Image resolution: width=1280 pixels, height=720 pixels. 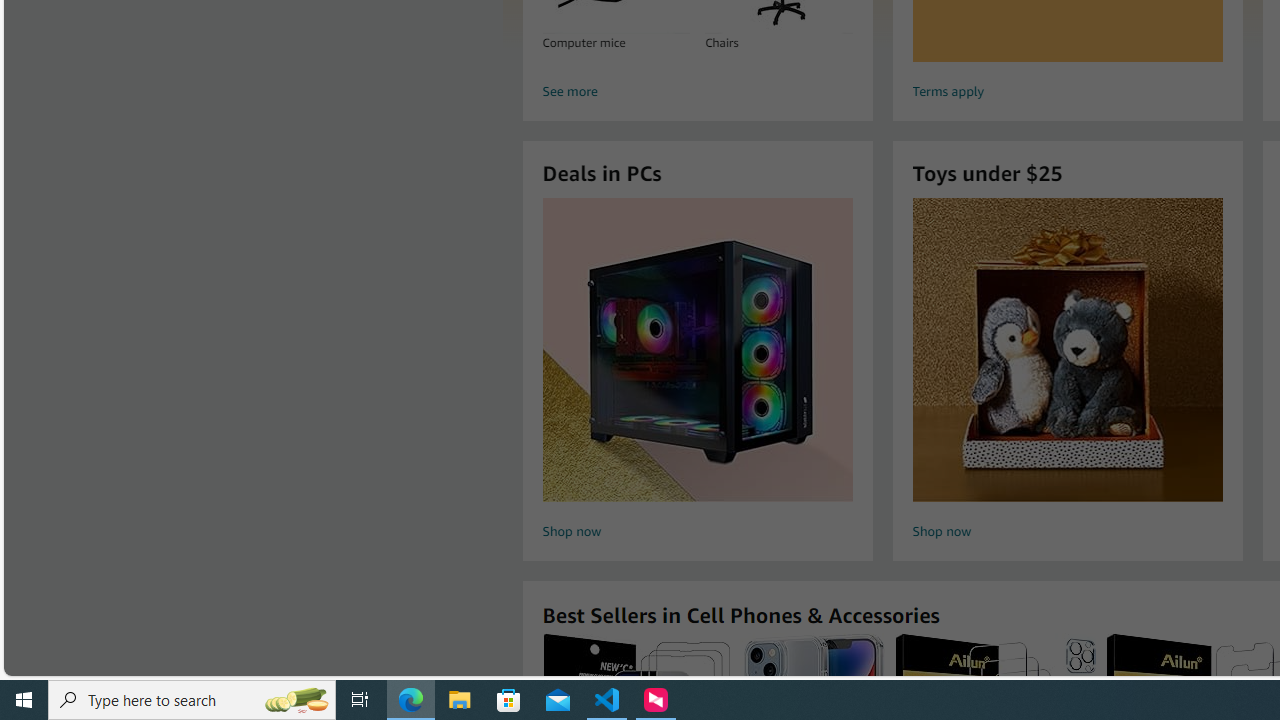 I want to click on 'Toys under $25', so click(x=1066, y=348).